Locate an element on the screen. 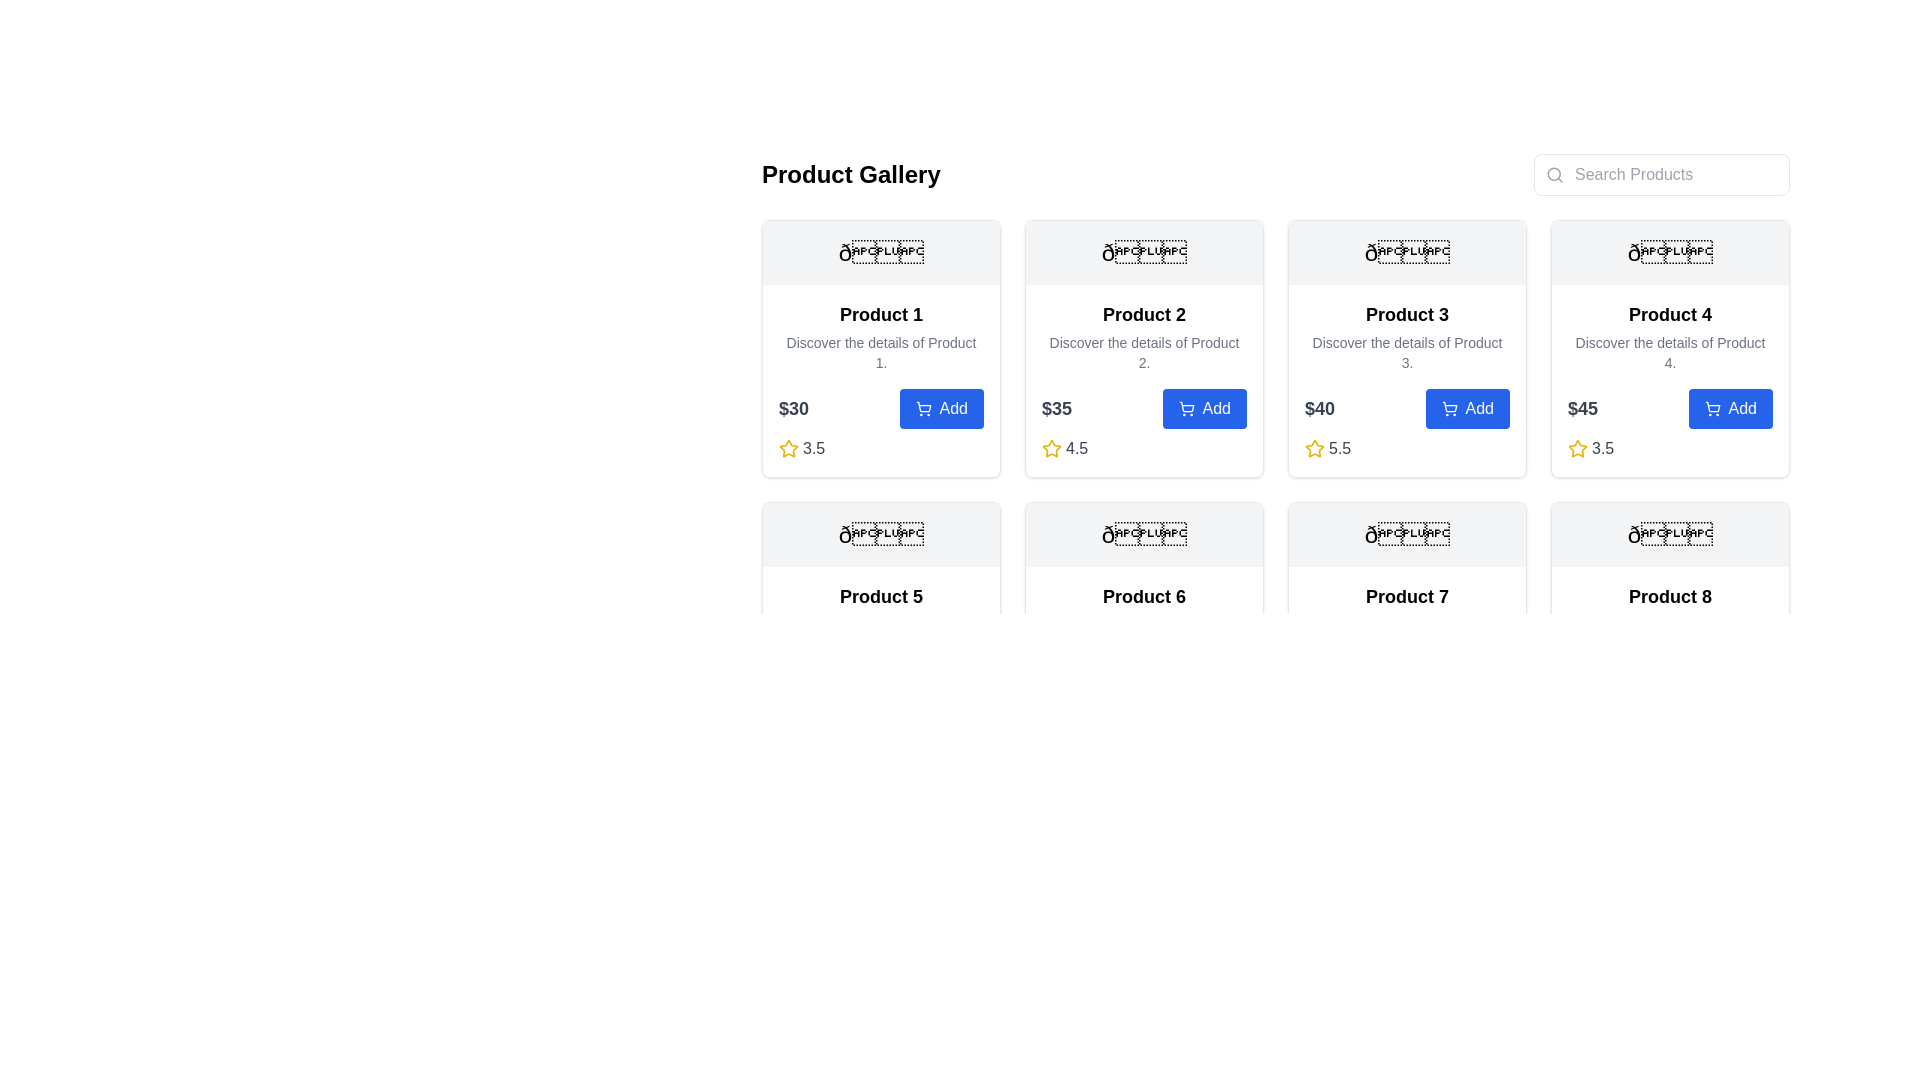 This screenshot has height=1080, width=1920. the text-based symbol icon (🌟) displayed within a light gray box, which is part of the card layout for 'Product 4', located above the product title and description is located at coordinates (1670, 252).